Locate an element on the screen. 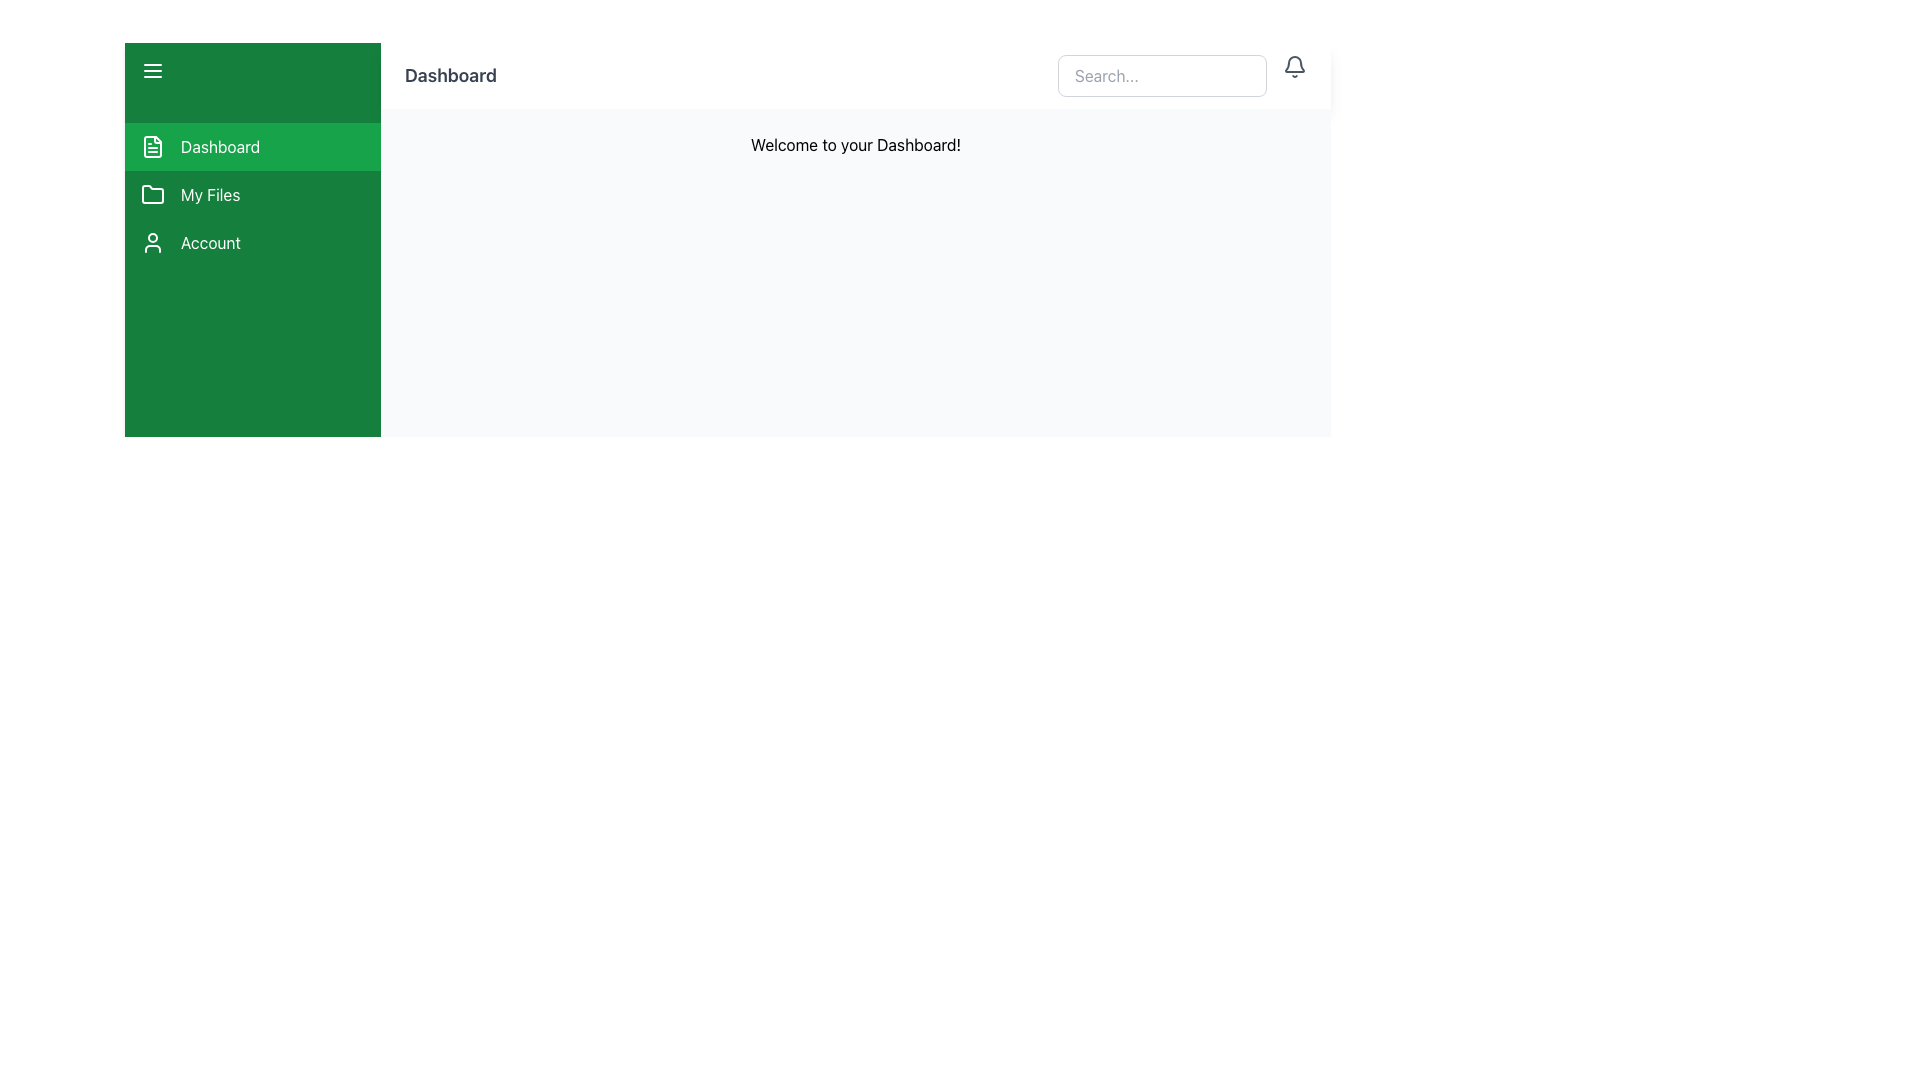 This screenshot has width=1920, height=1080. the 'Dashboard' text label in the vertical navigation menu, which is prominently displayed in white against a green background and is located near the top of the menu, adjacent to a document icon is located at coordinates (220, 145).